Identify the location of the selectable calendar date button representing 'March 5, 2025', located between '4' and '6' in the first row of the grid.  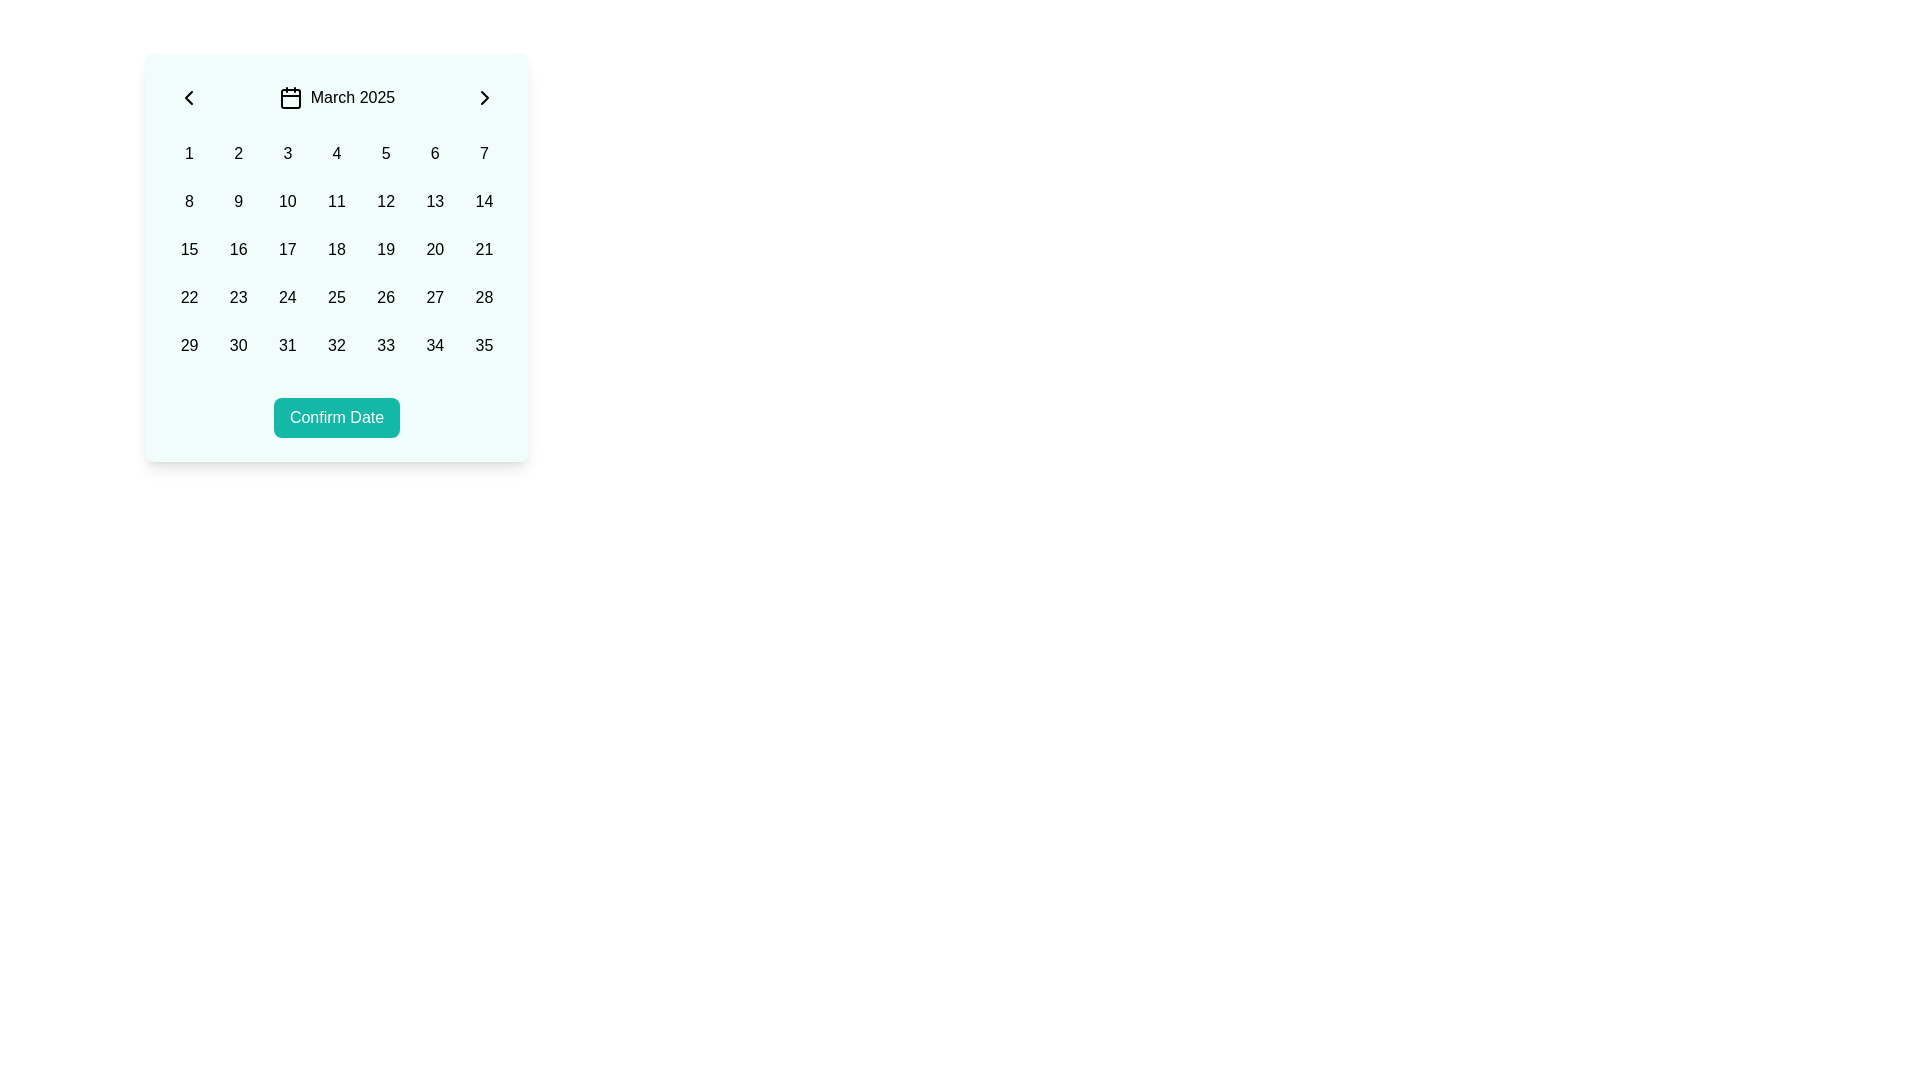
(386, 153).